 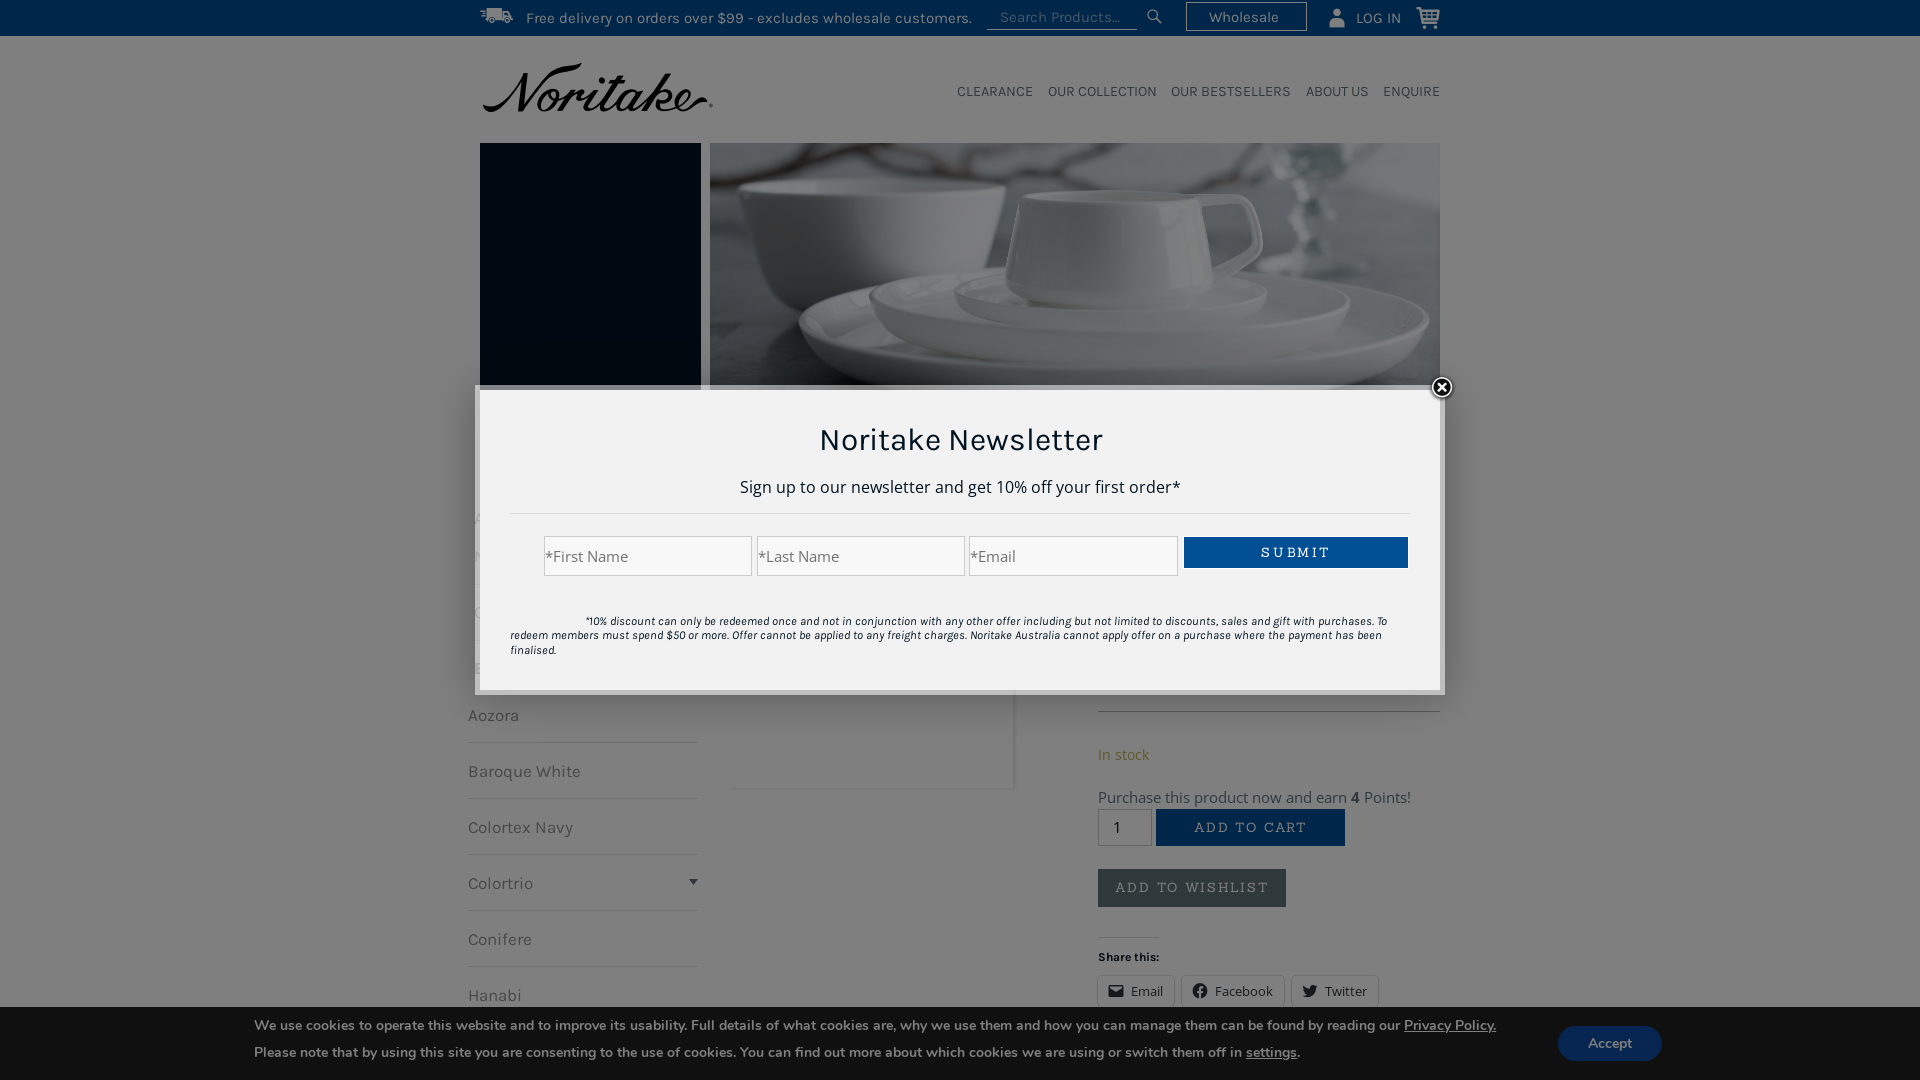 I want to click on 'Facebook', so click(x=1232, y=991).